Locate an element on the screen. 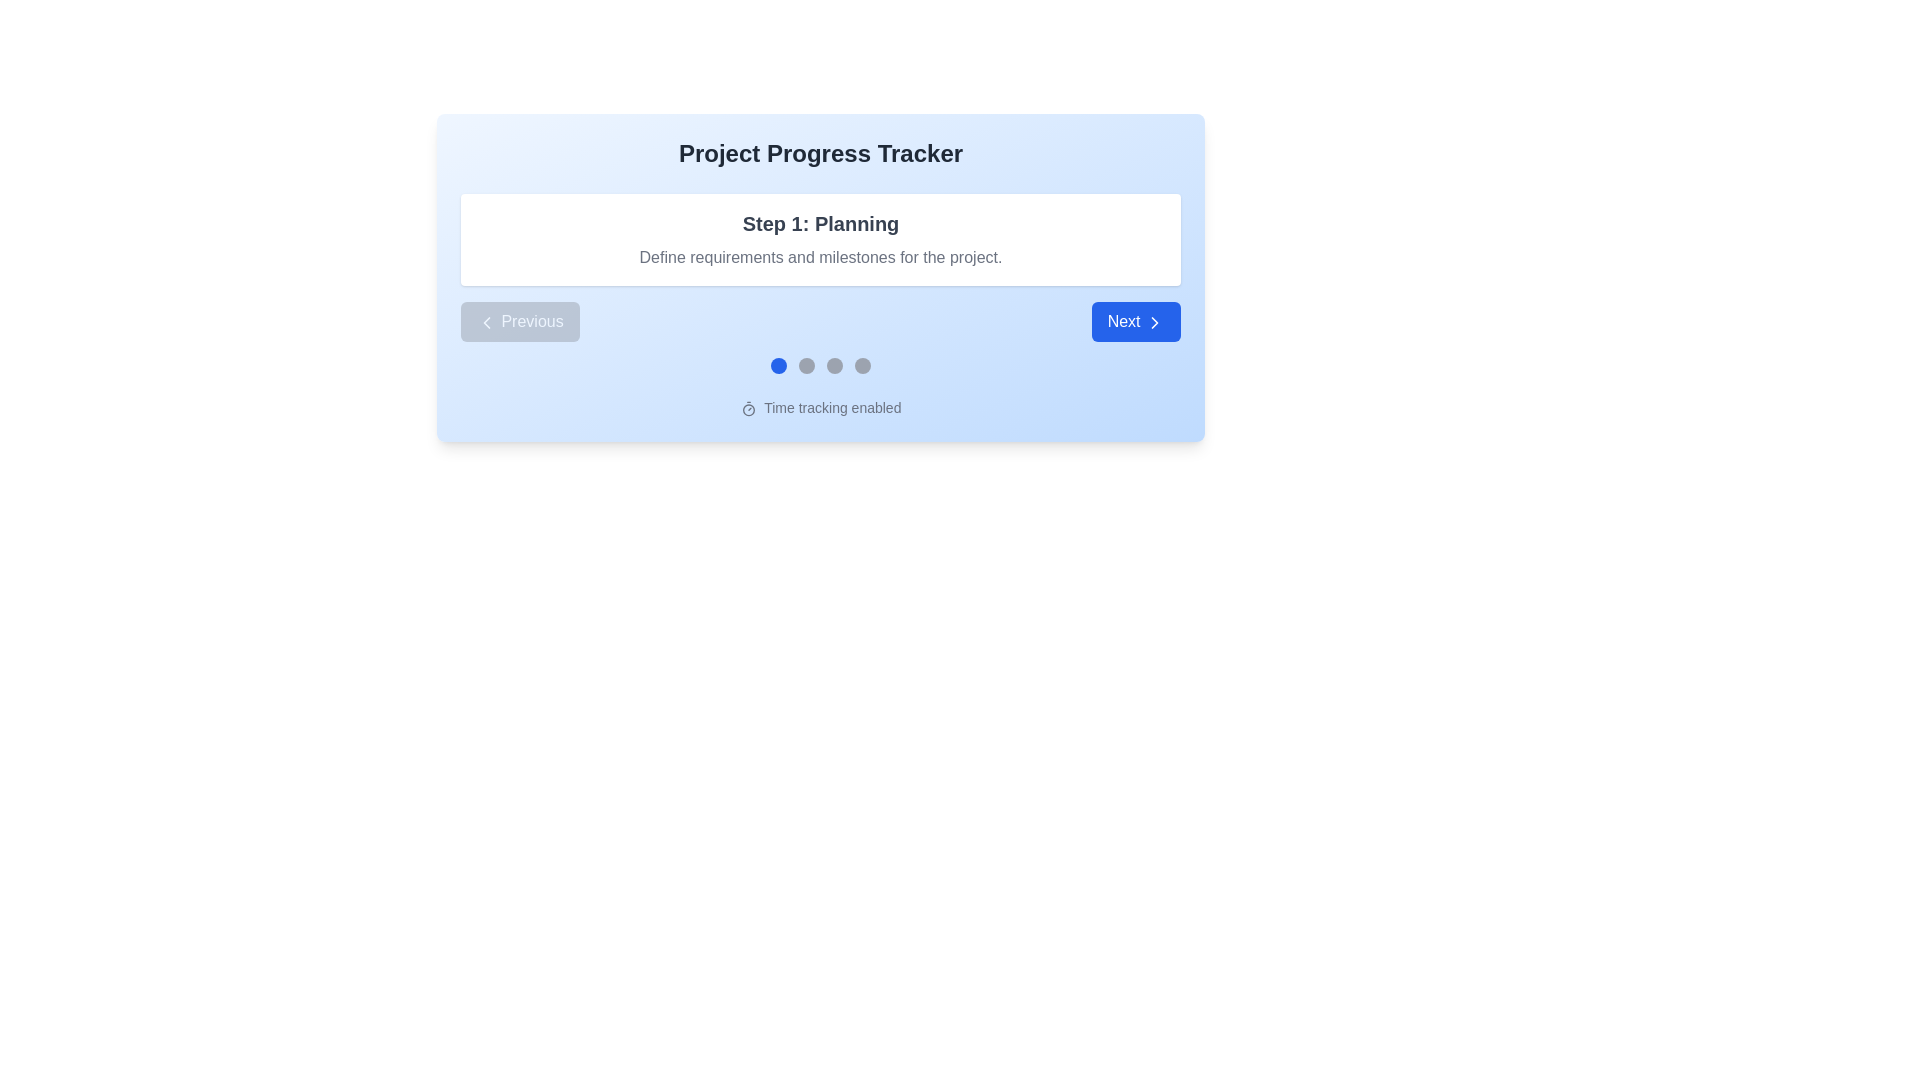  text of the heading element that informs the user about the tracking project progress, positioned at the top of the interface is located at coordinates (820, 153).